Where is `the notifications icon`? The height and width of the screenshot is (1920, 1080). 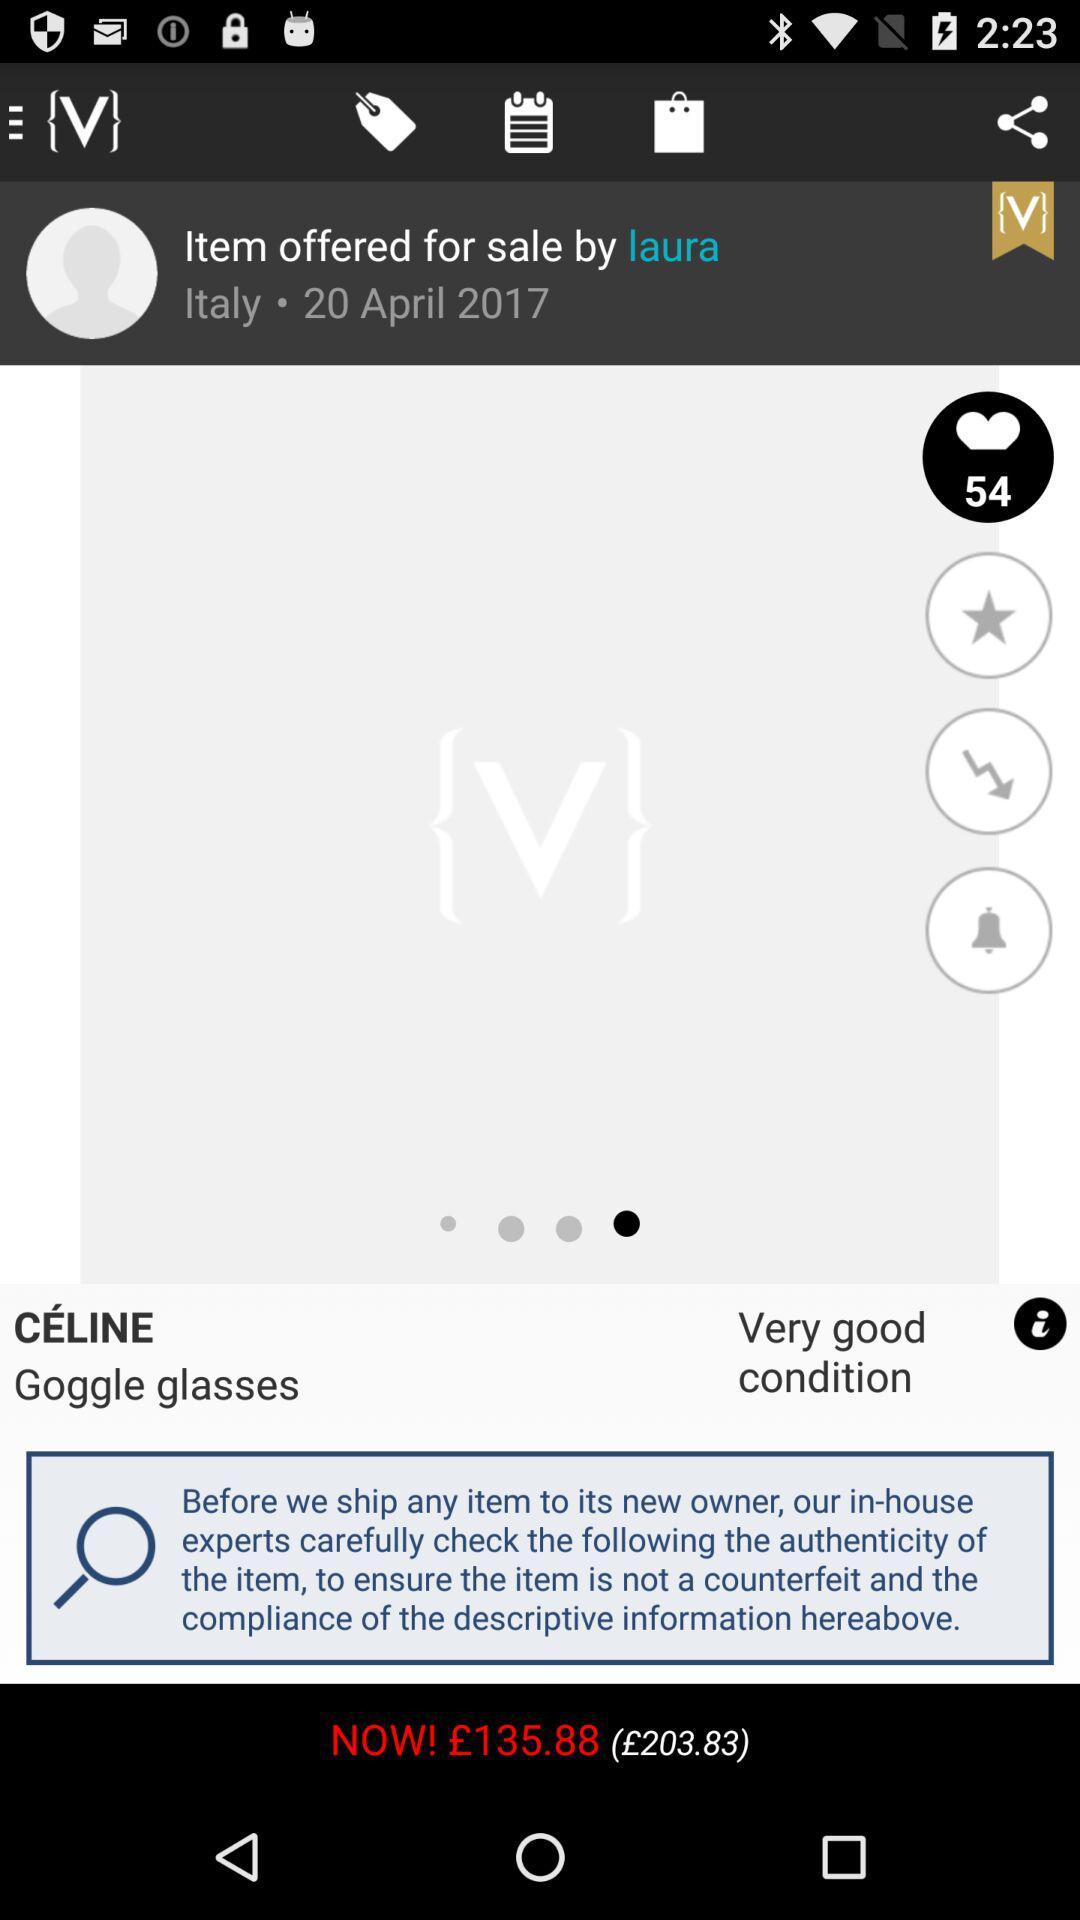
the notifications icon is located at coordinates (987, 994).